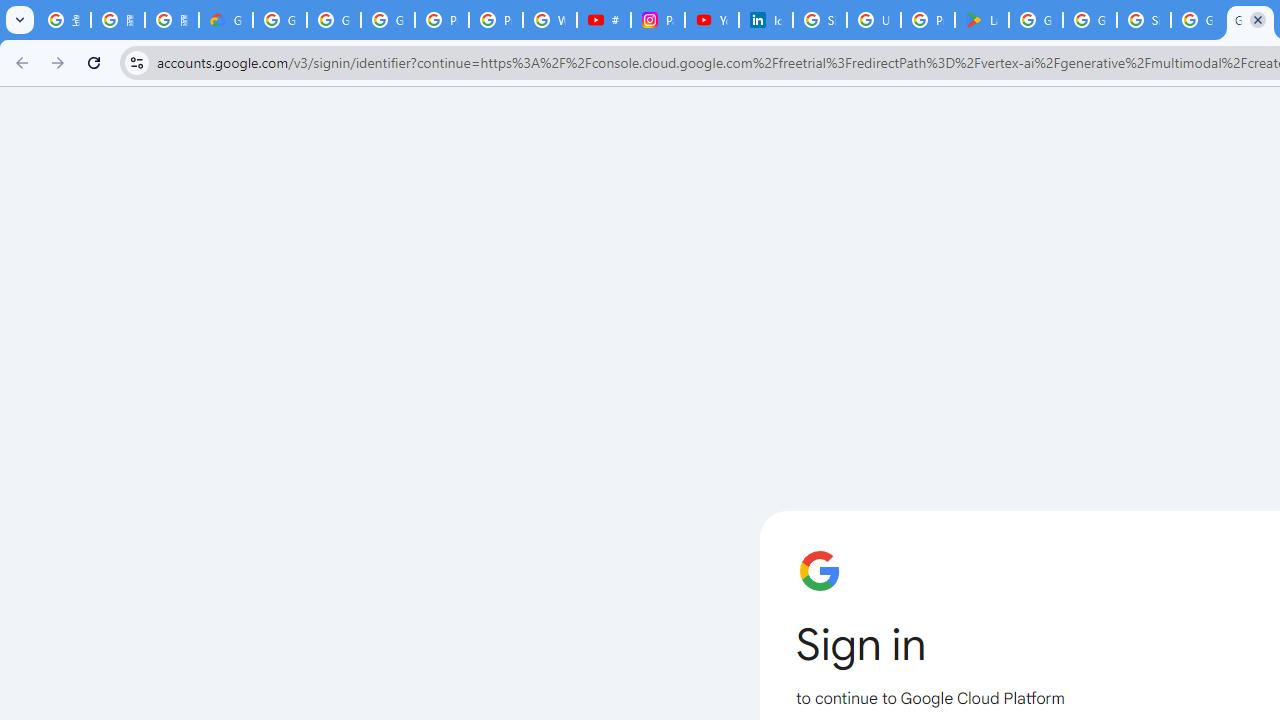  Describe the element at coordinates (711, 20) in the screenshot. I see `'YouTube Culture & Trends - On The Rise: Handcam Videos'` at that location.